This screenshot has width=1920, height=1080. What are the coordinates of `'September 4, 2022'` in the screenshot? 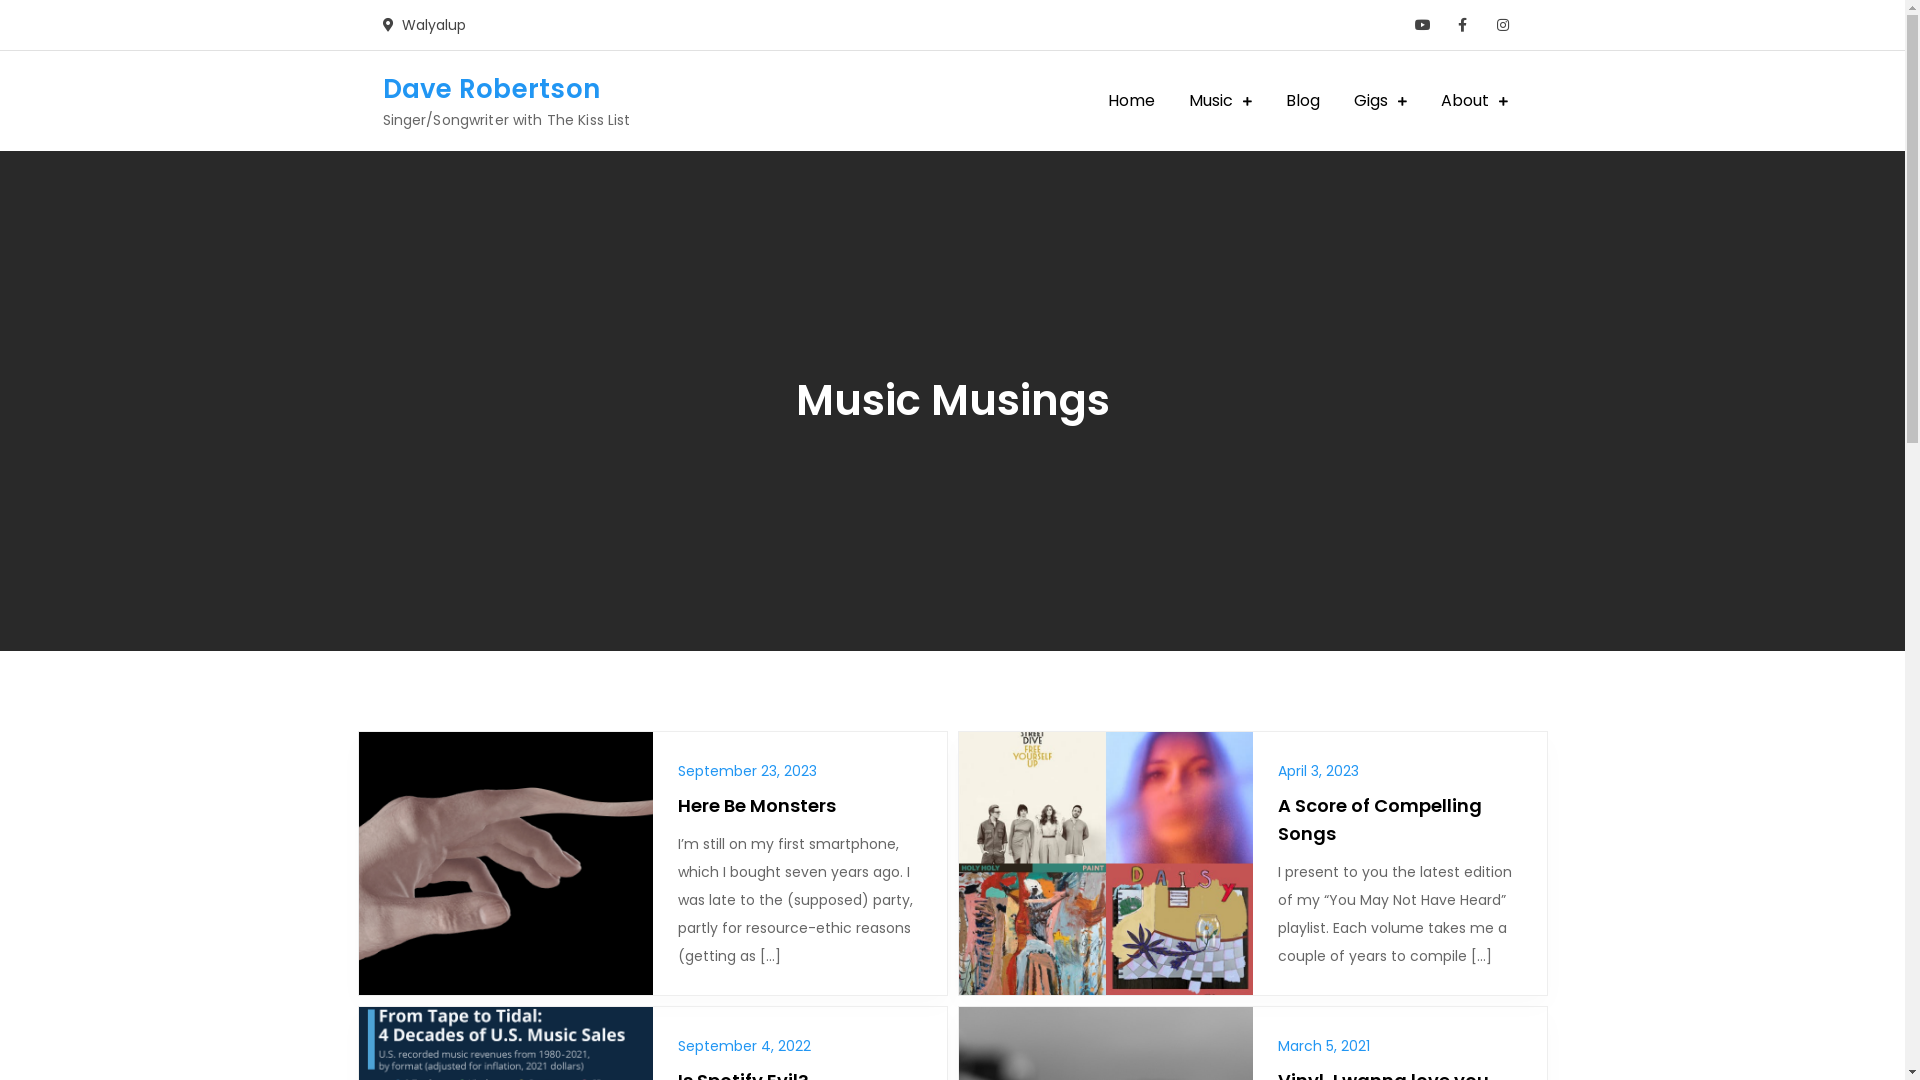 It's located at (743, 1044).